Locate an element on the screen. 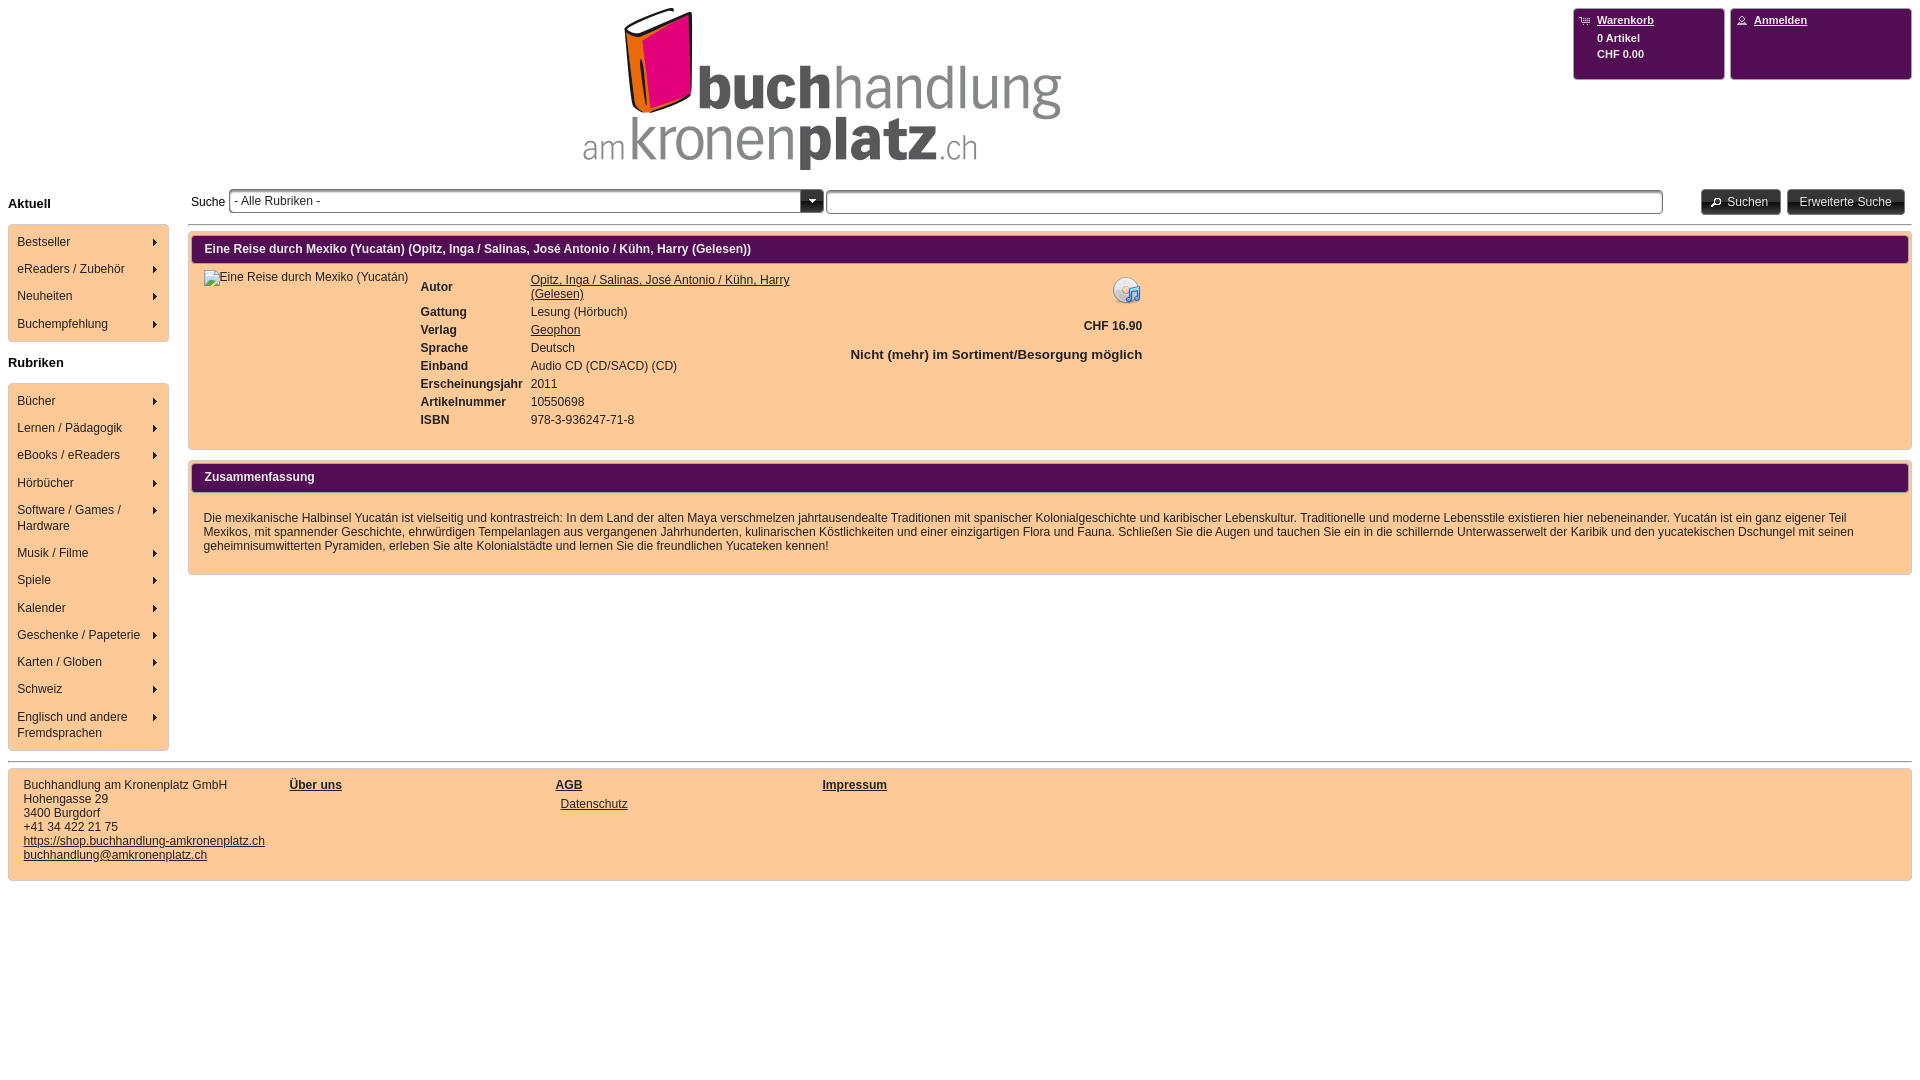 The height and width of the screenshot is (1080, 1920). 'eBooks / eReaders' is located at coordinates (89, 455).